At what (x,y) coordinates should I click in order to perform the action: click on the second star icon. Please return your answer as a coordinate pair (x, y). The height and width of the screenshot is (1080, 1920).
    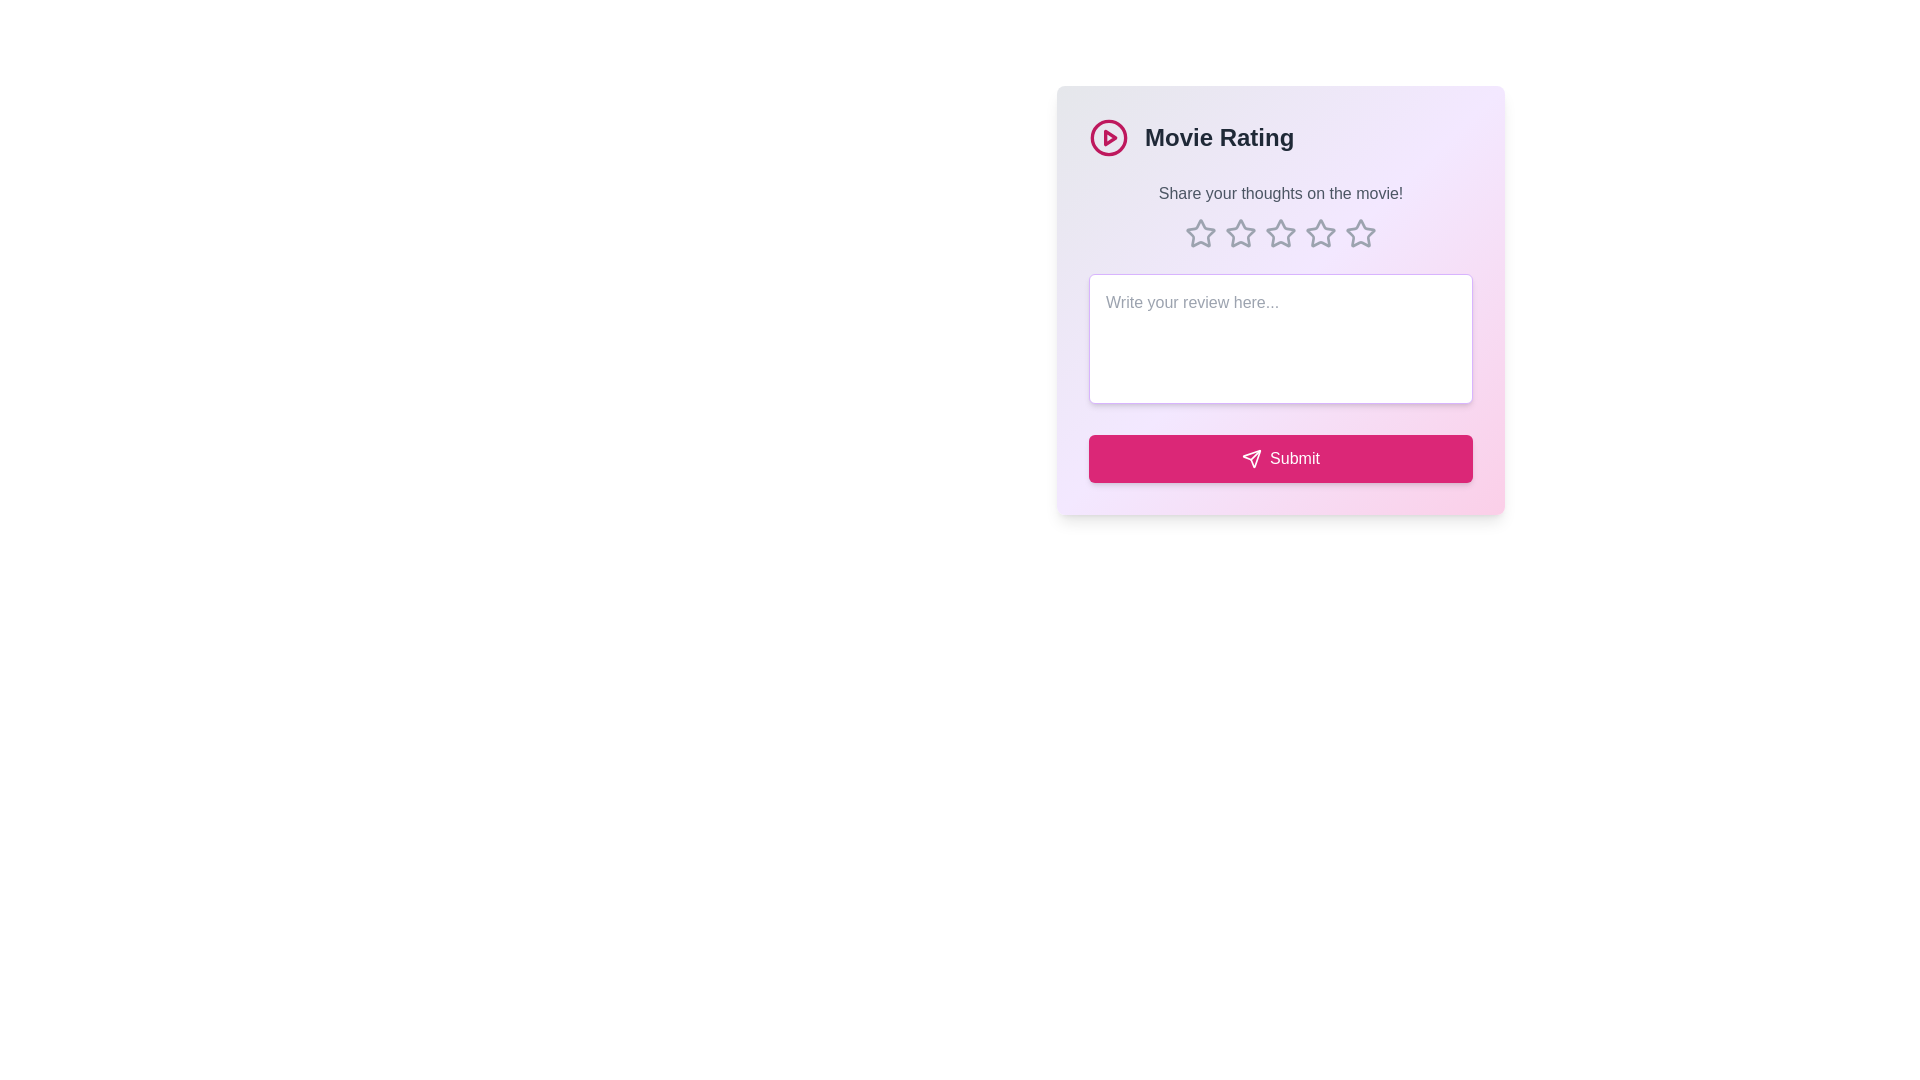
    Looking at the image, I should click on (1238, 231).